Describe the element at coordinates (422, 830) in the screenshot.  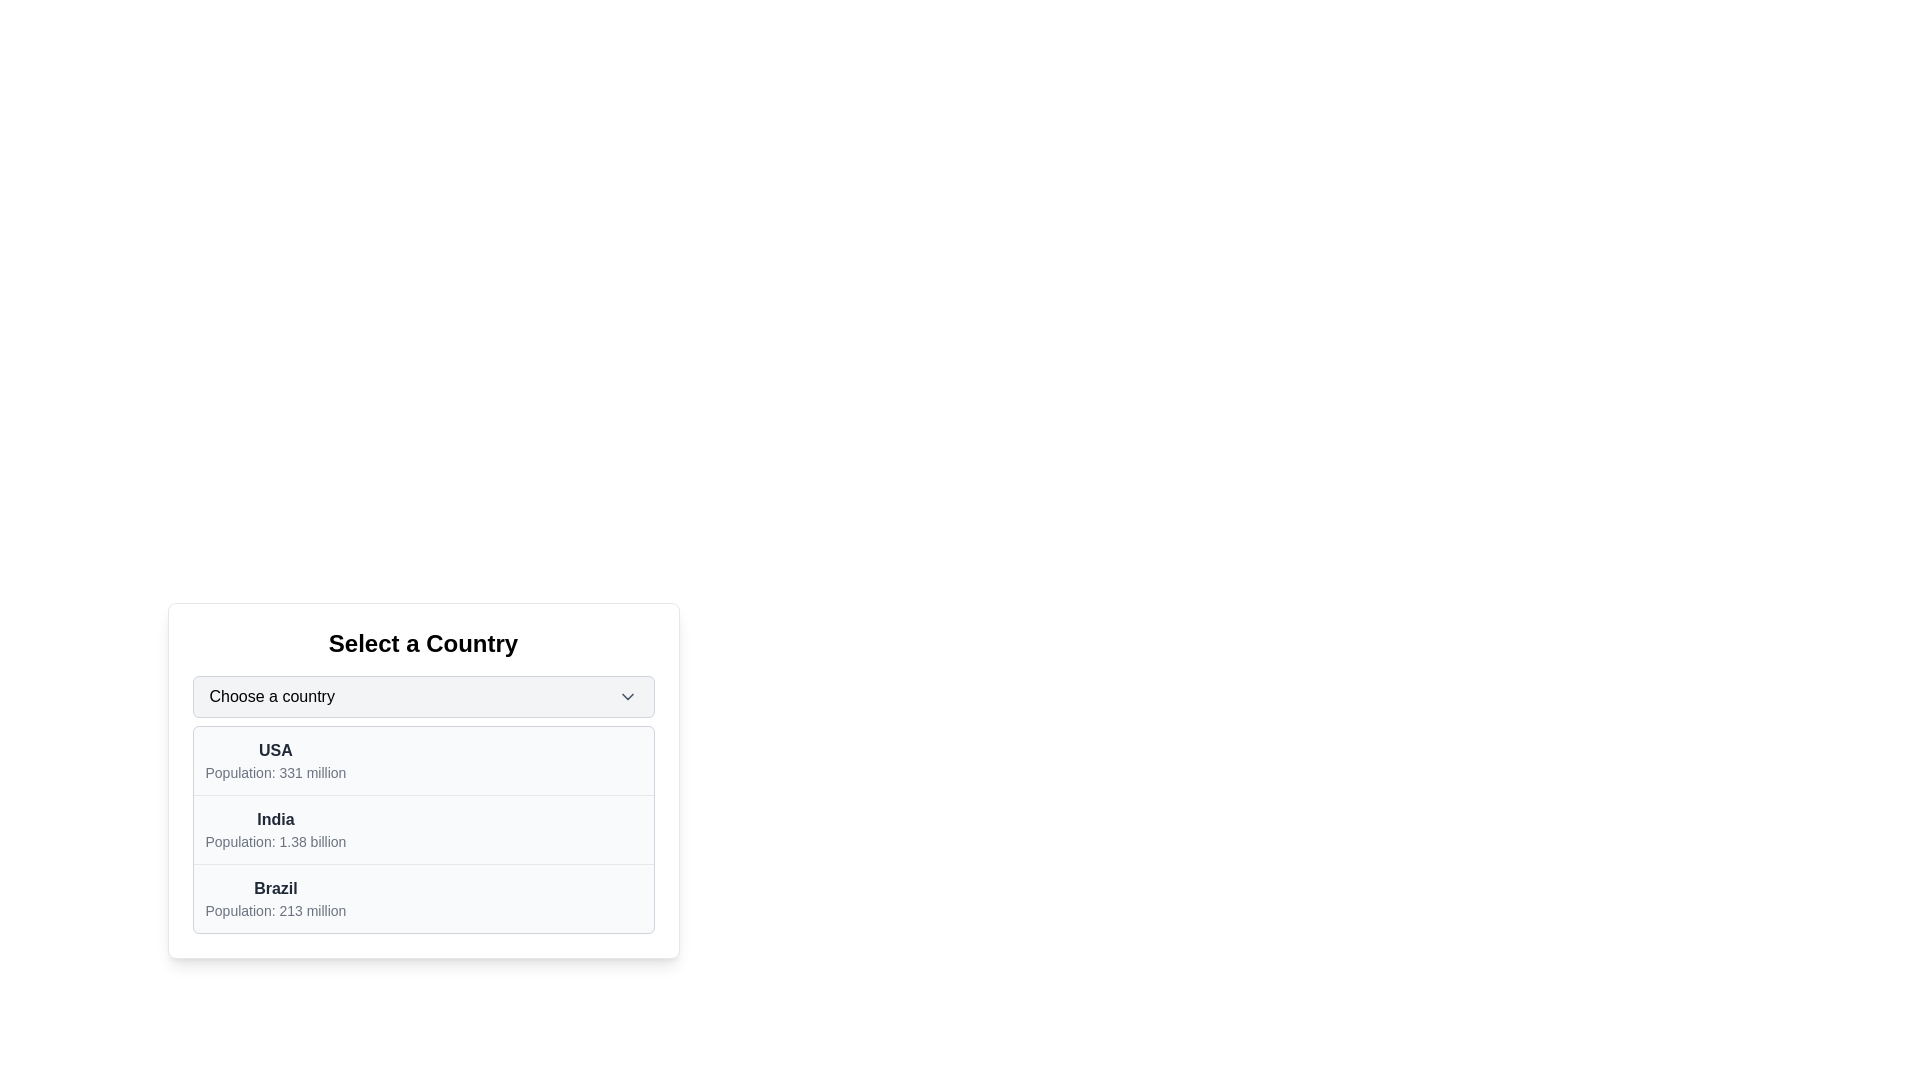
I see `the list item representing the country 'India' in the selection list titled 'Select a Country'` at that location.